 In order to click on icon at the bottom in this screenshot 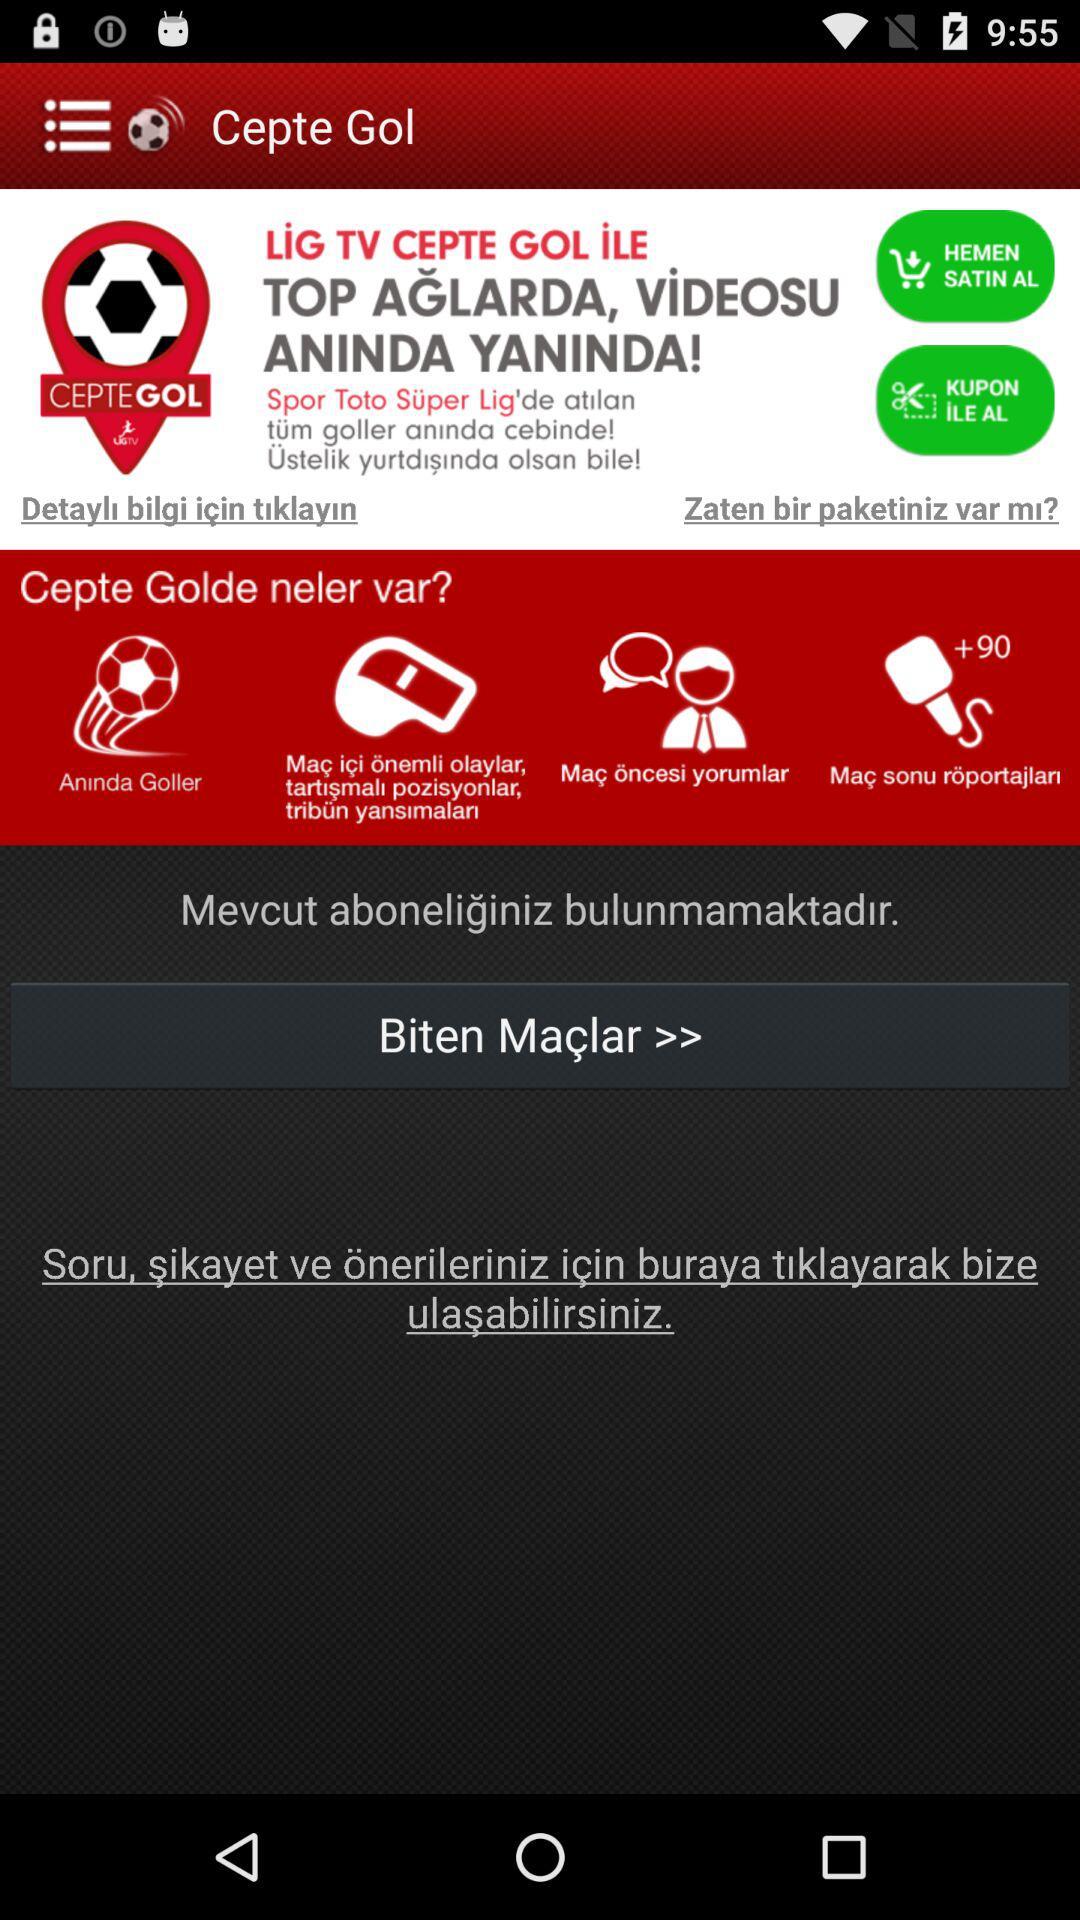, I will do `click(540, 1286)`.